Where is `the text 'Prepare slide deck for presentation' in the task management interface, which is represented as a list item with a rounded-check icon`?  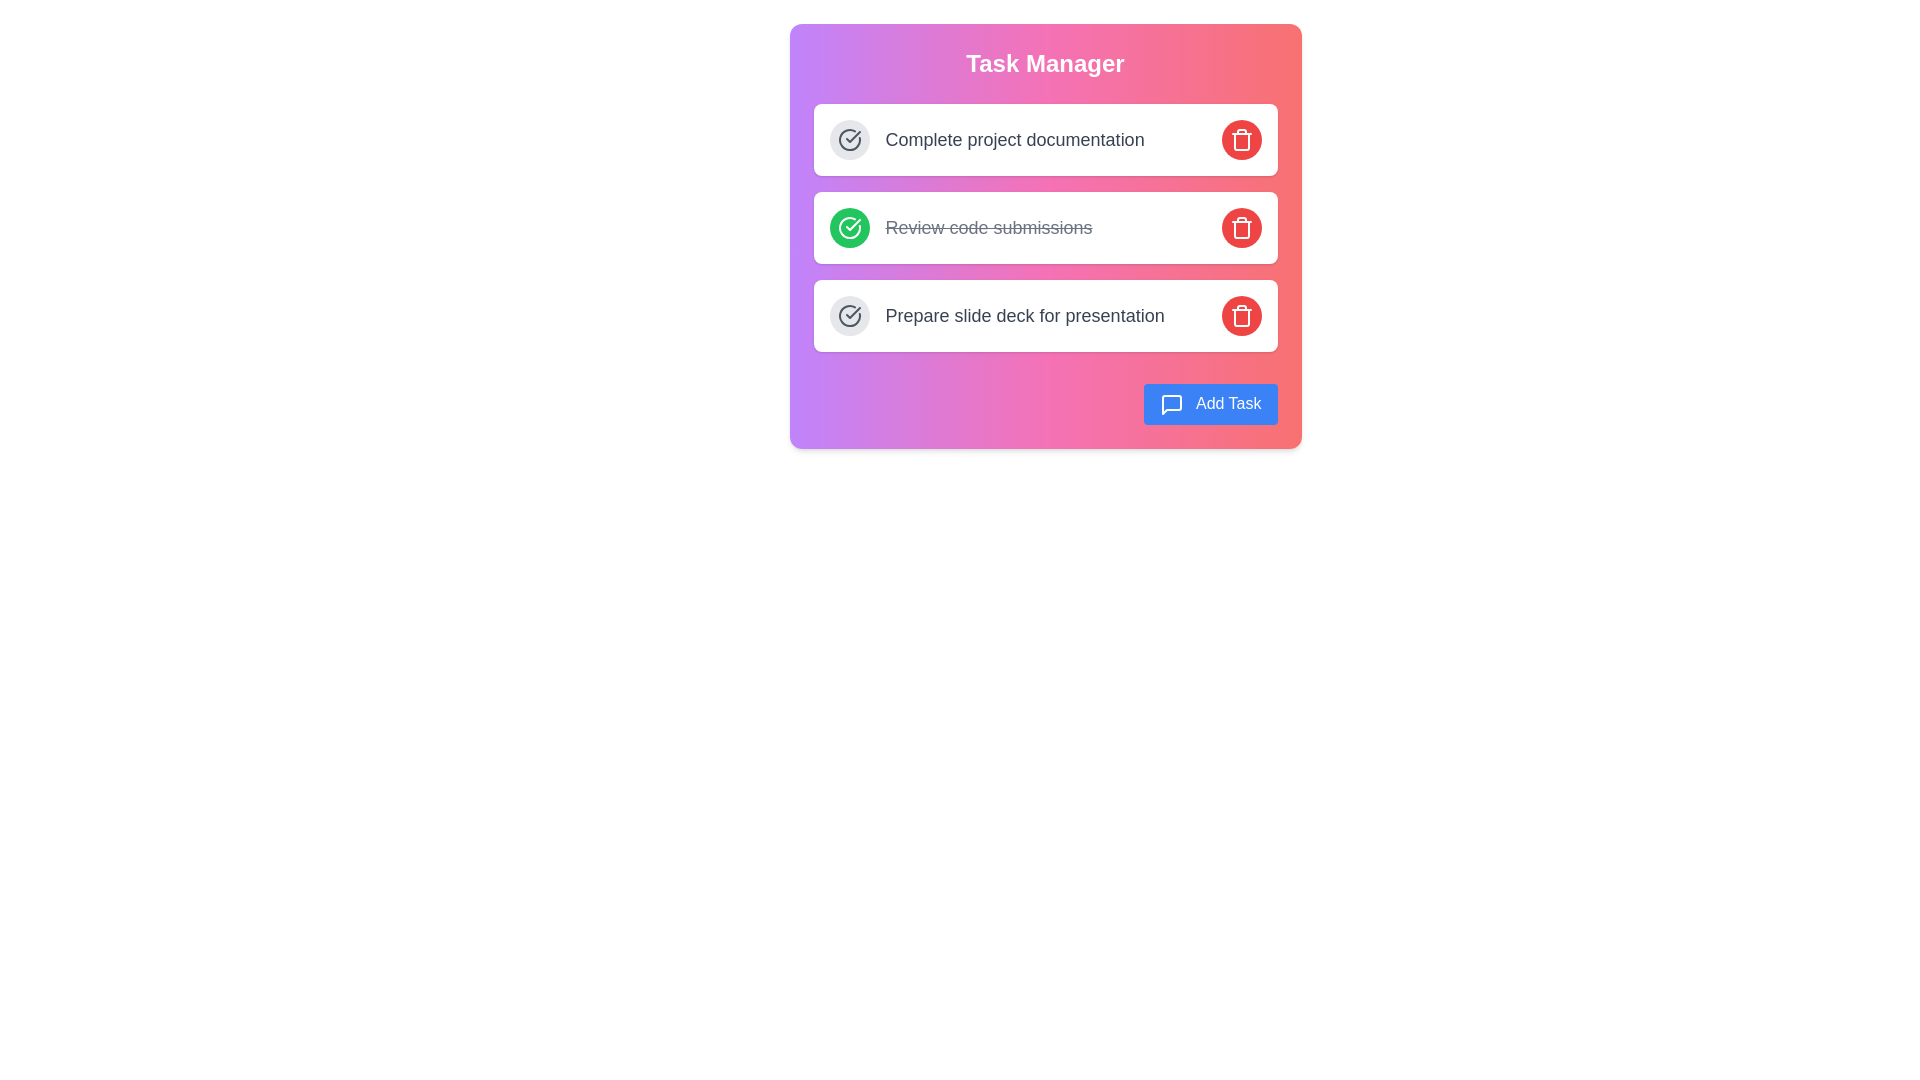 the text 'Prepare slide deck for presentation' in the task management interface, which is represented as a list item with a rounded-check icon is located at coordinates (997, 315).